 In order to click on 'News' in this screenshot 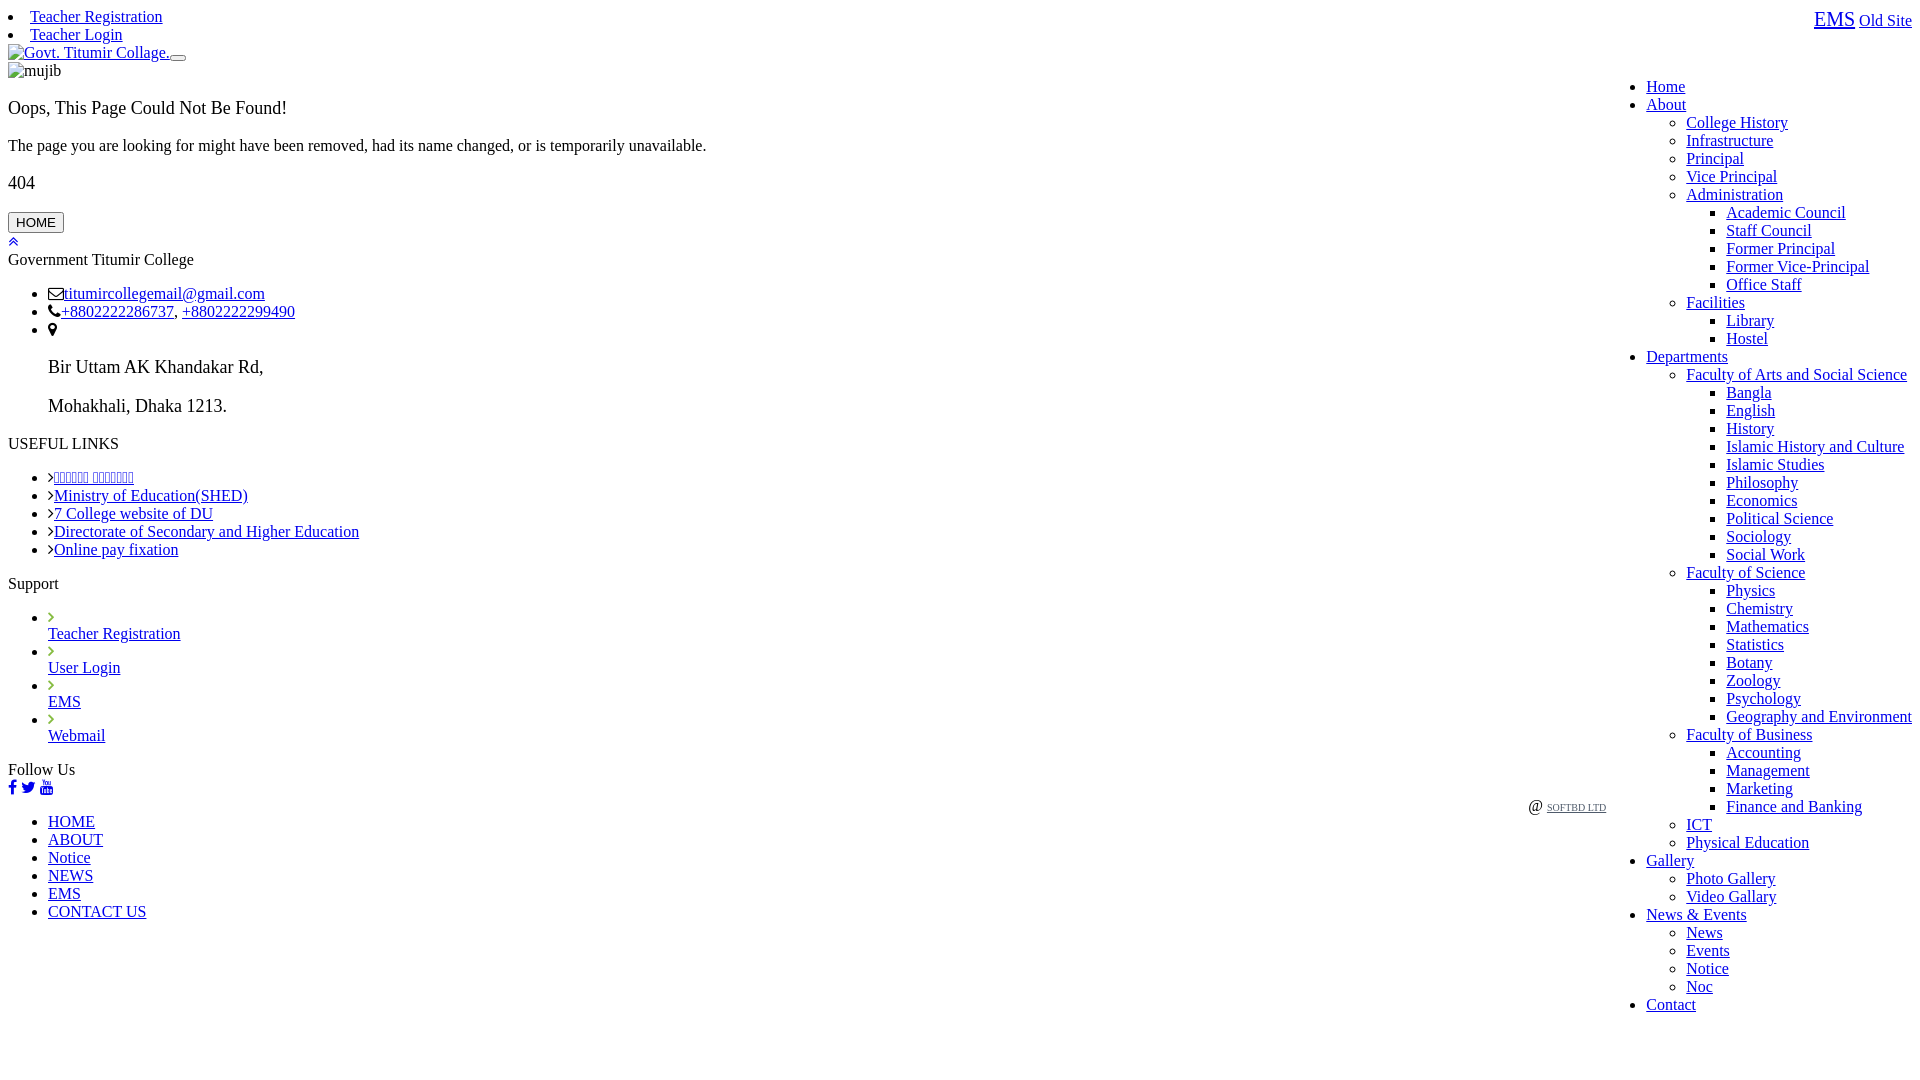, I will do `click(1703, 932)`.